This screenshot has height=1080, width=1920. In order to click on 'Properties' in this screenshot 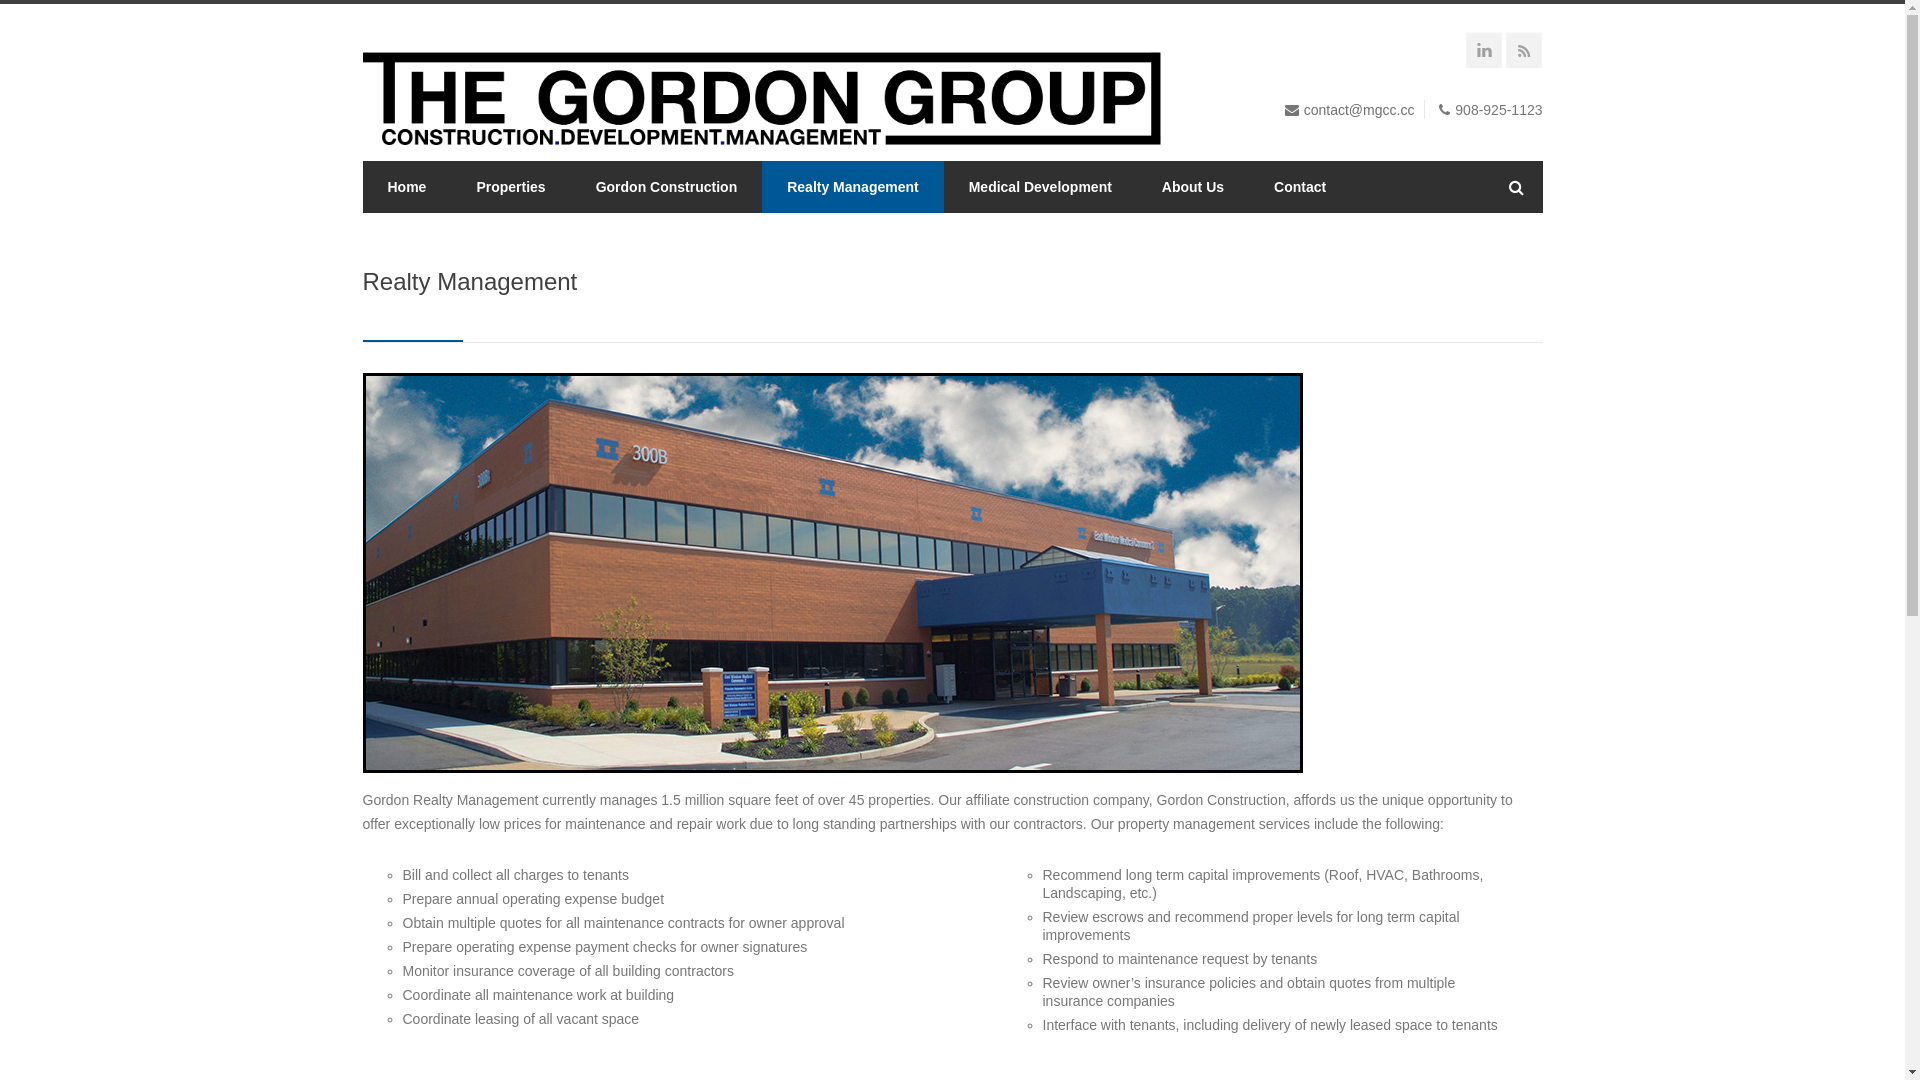, I will do `click(510, 186)`.